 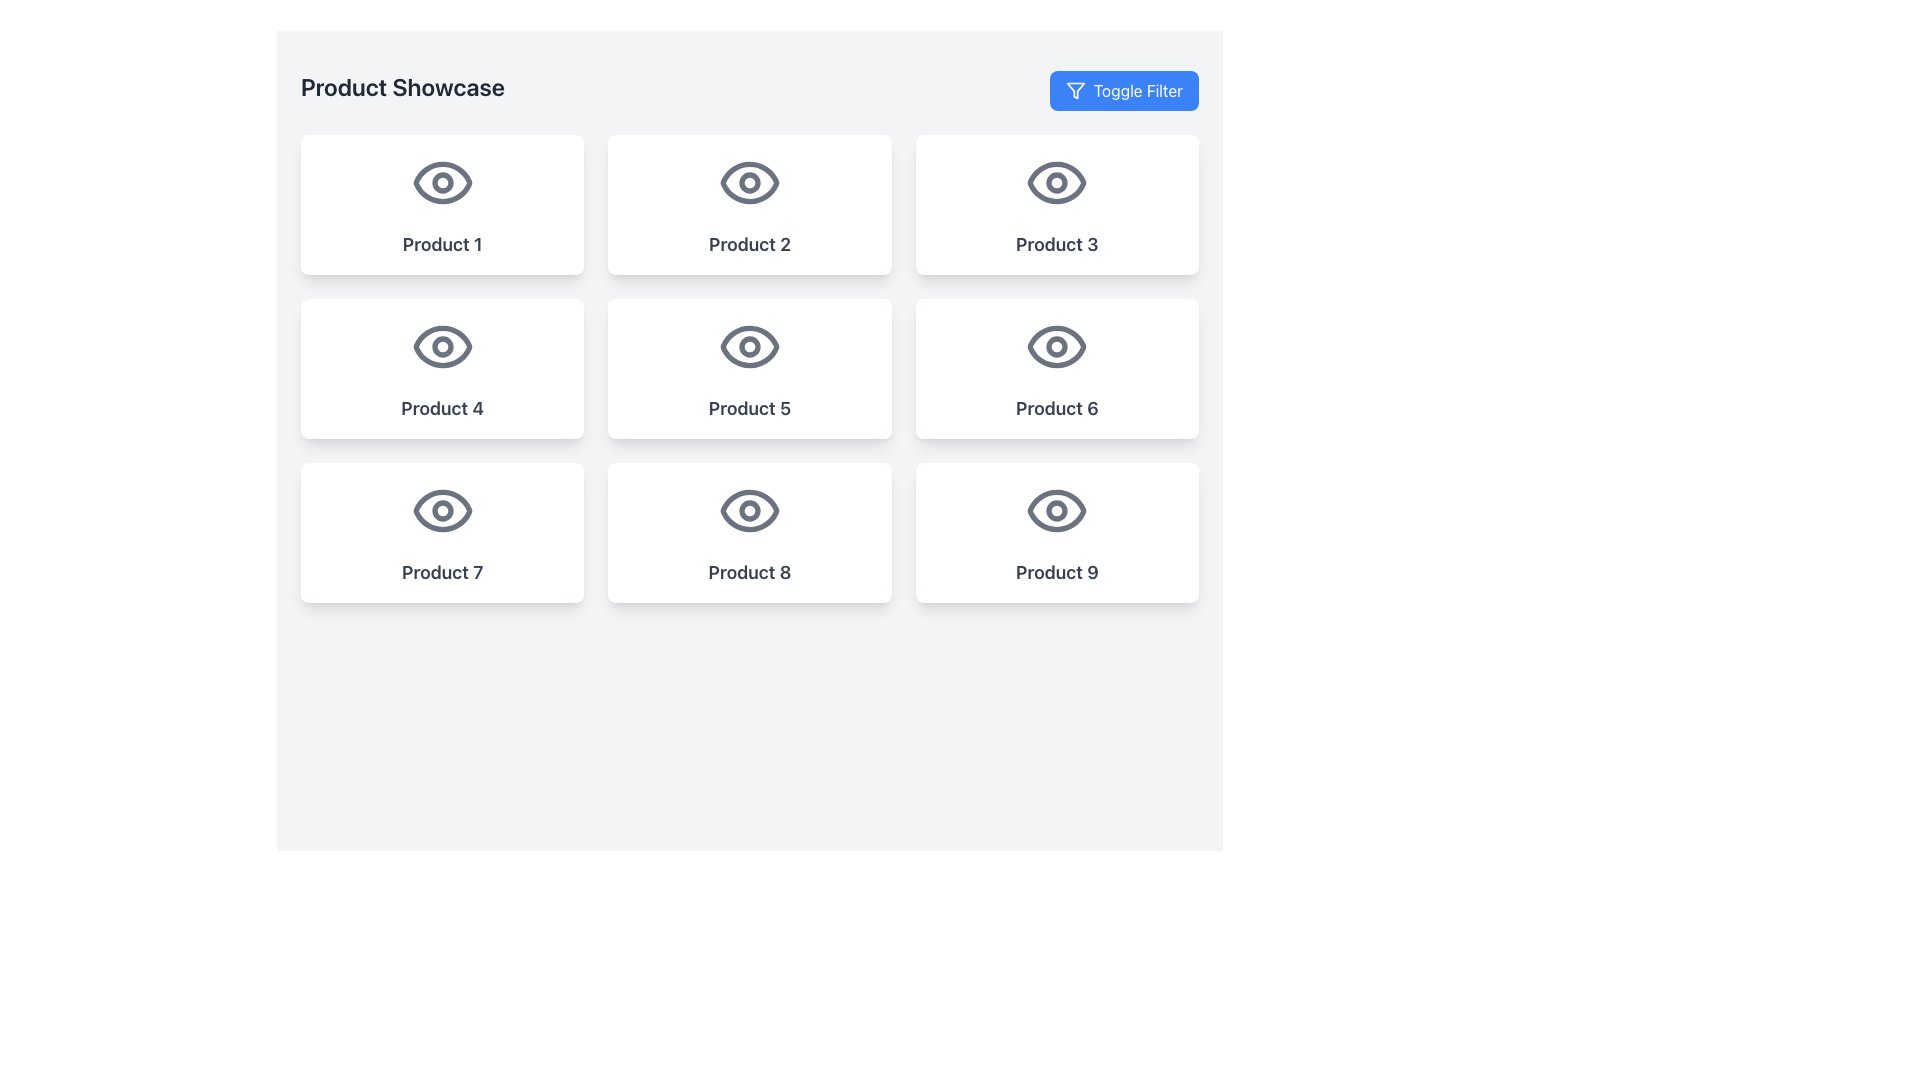 What do you see at coordinates (748, 182) in the screenshot?
I see `the small circular SVG Circle element centered within the eye-shaped icon of the 'Product 2' section in the product showcase grid` at bounding box center [748, 182].